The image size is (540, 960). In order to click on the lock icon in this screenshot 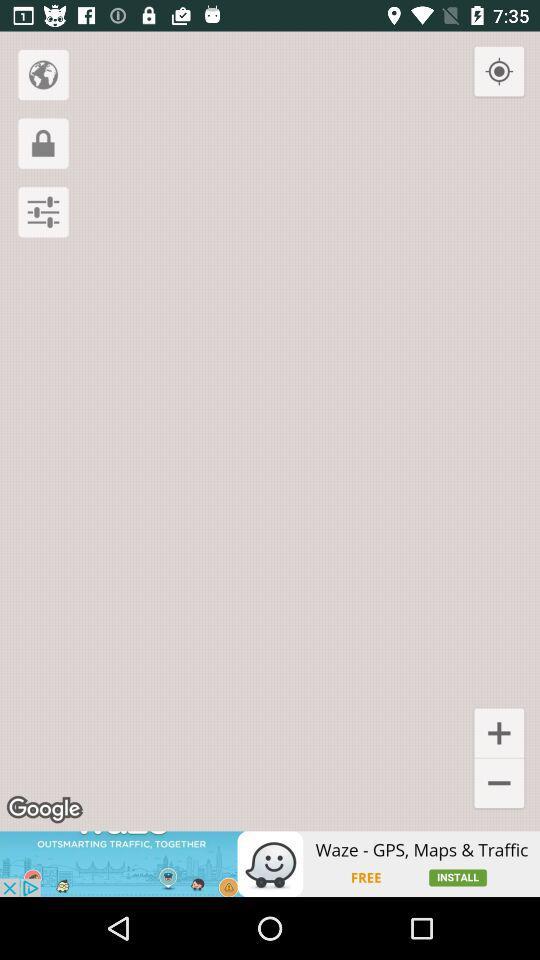, I will do `click(43, 142)`.